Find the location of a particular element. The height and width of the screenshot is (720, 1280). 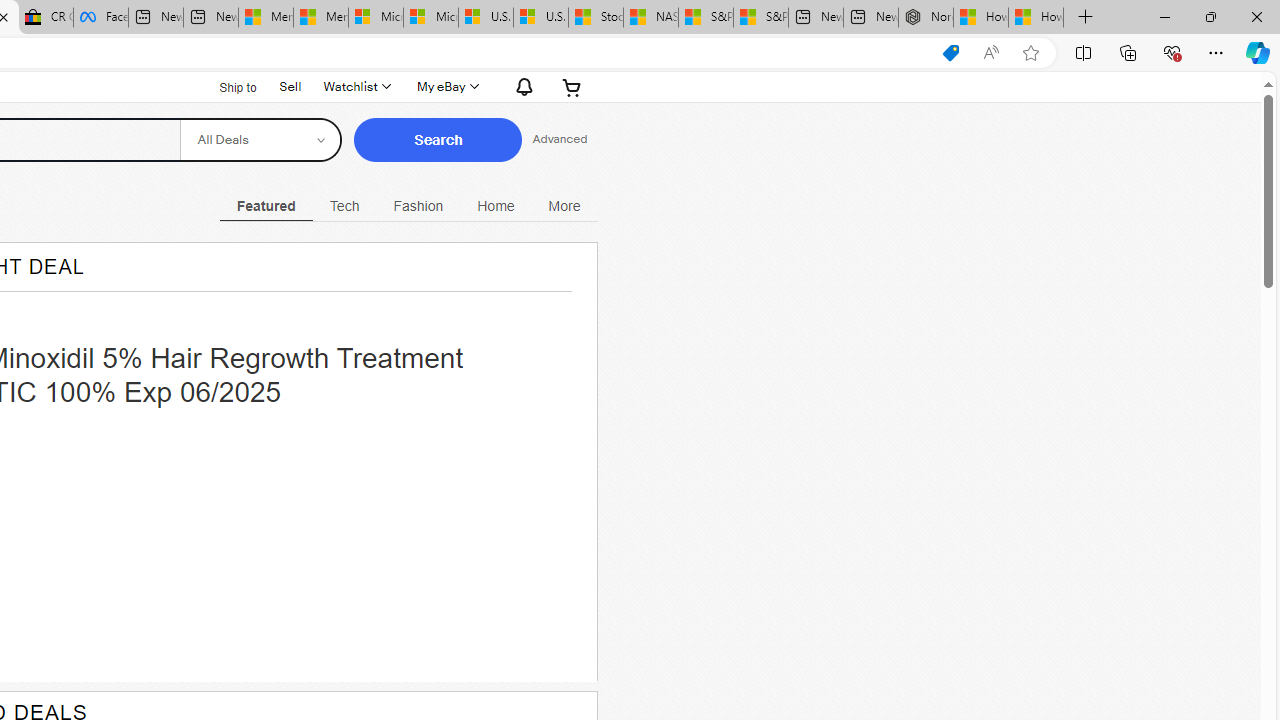

'My eBayExpand My eBay' is located at coordinates (445, 86).